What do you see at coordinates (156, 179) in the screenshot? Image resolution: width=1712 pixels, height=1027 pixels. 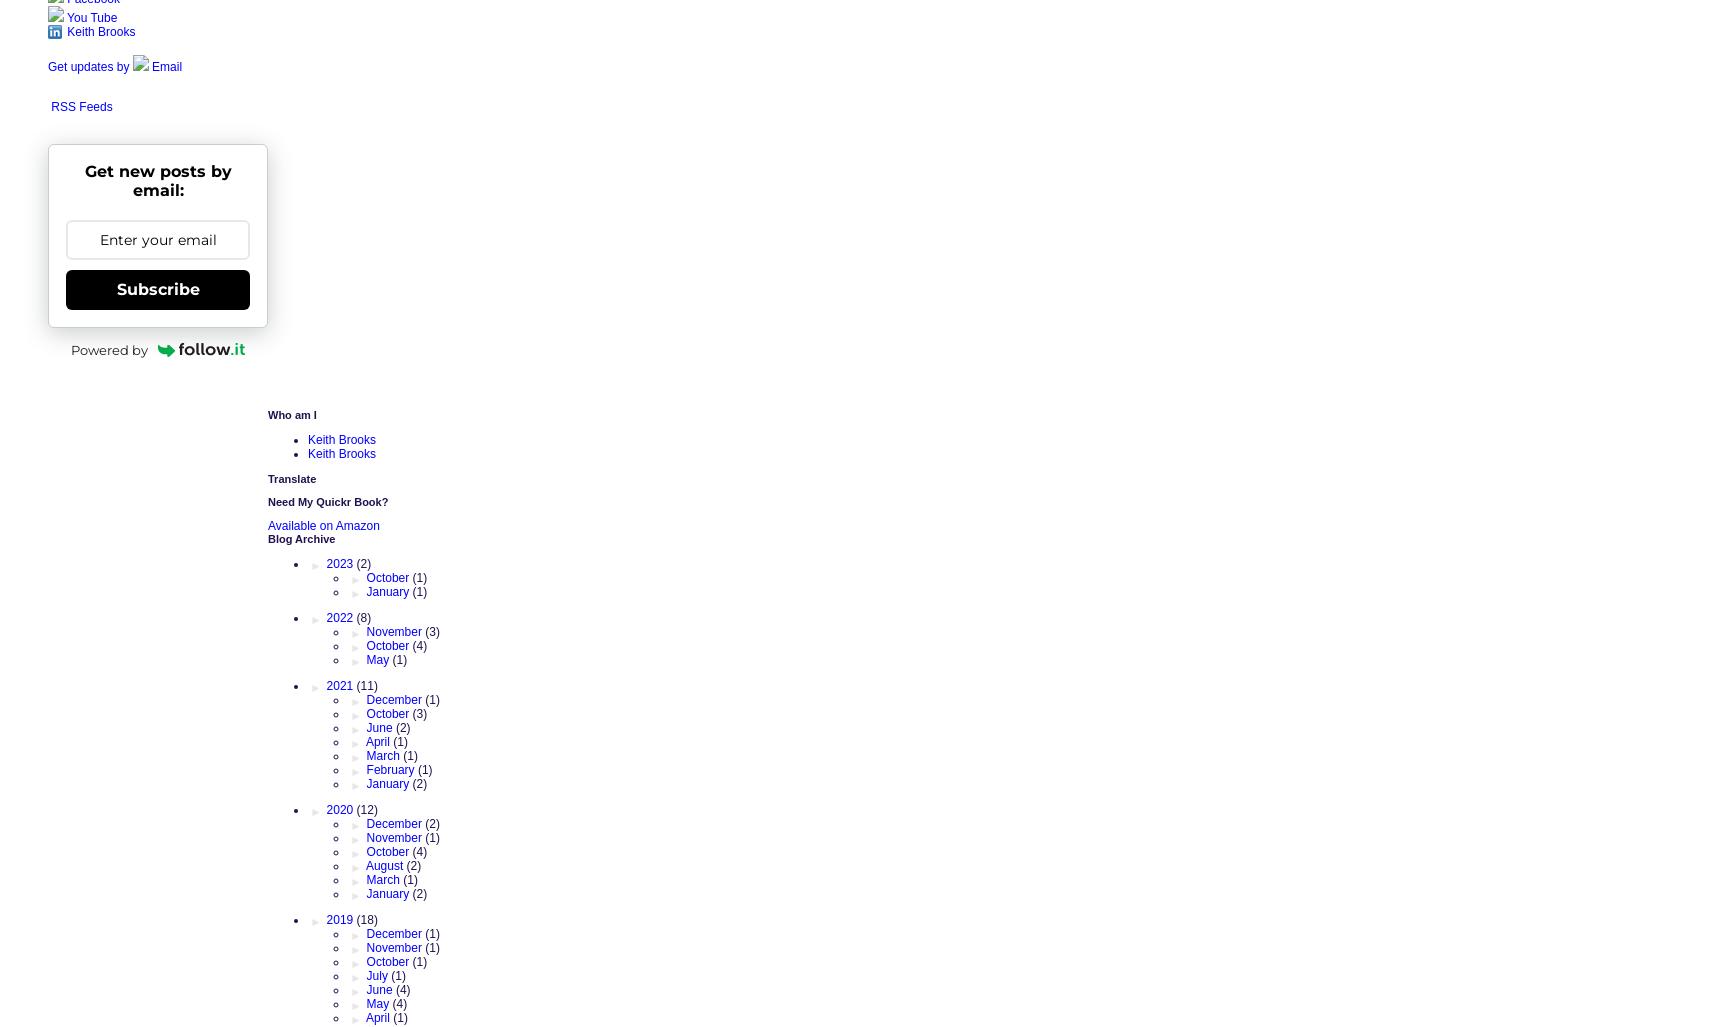 I see `'Get new posts by email:'` at bounding box center [156, 179].